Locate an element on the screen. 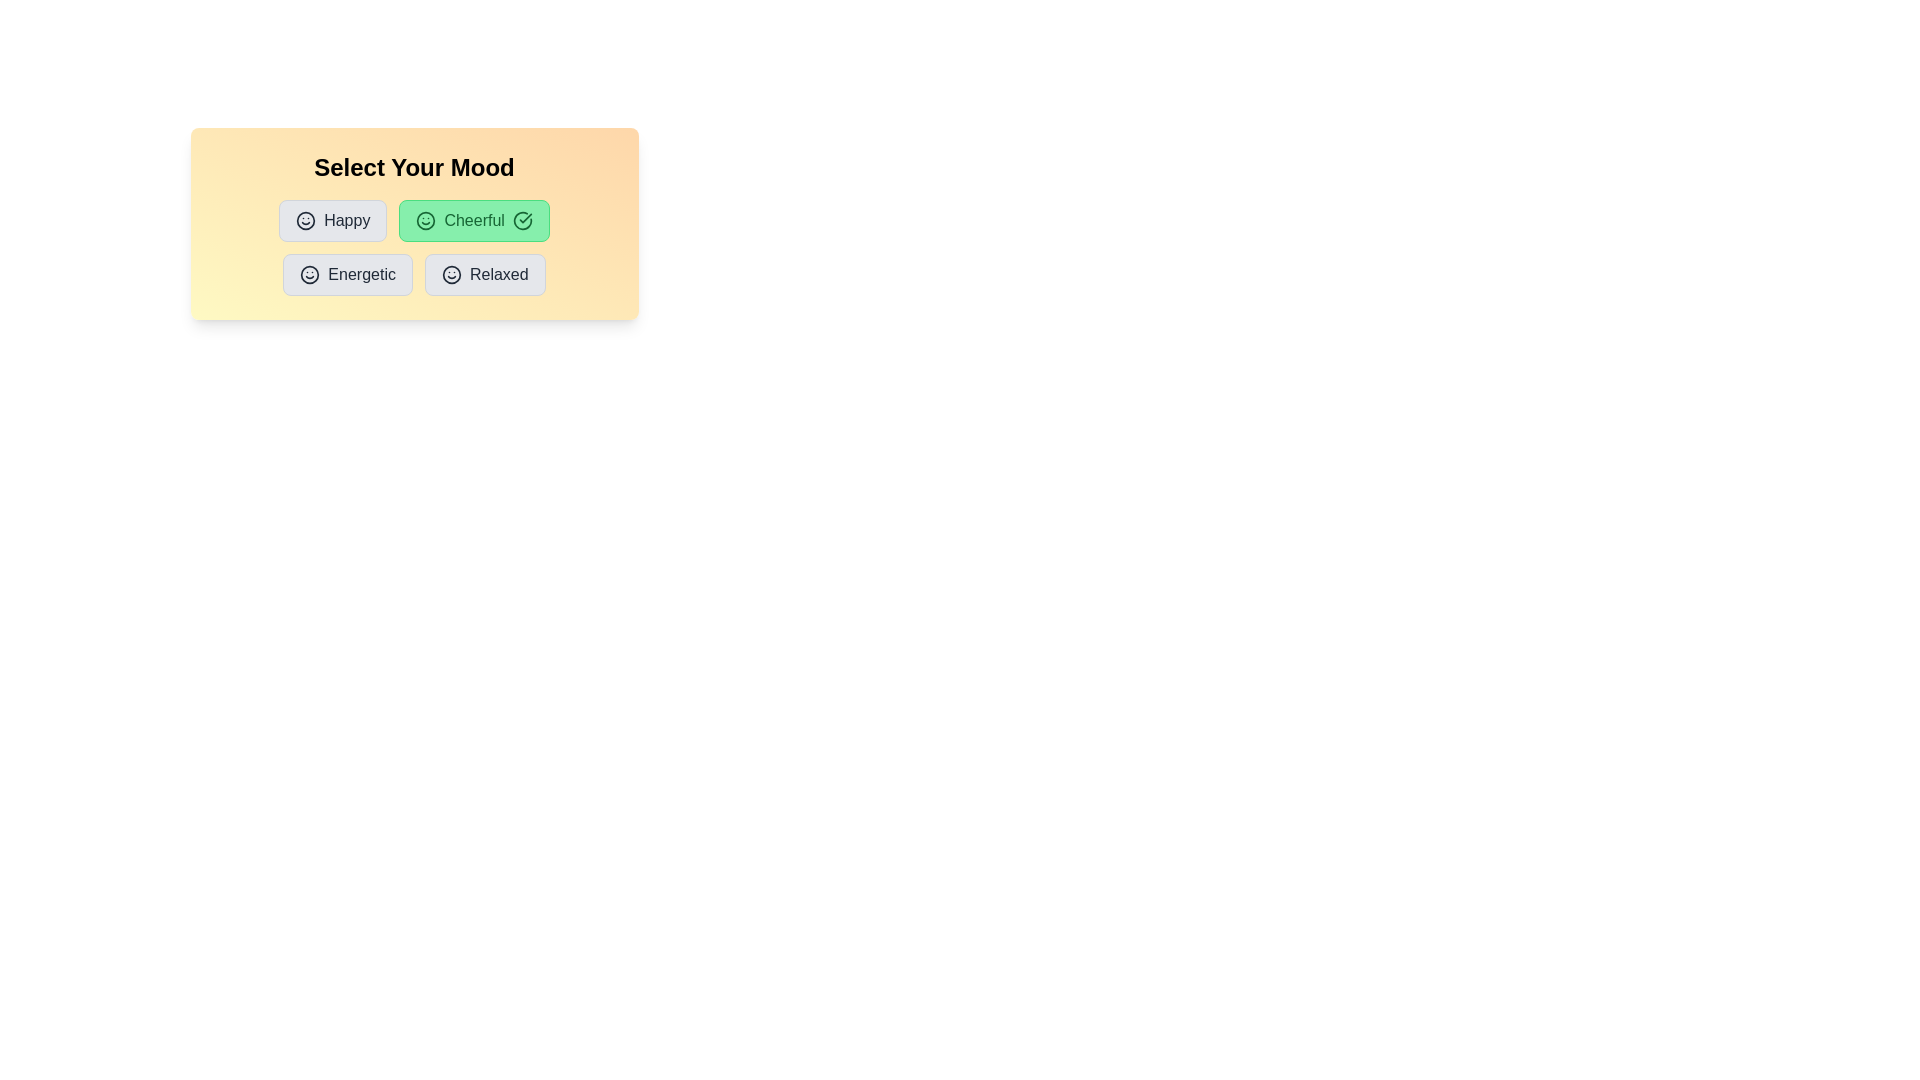 The width and height of the screenshot is (1920, 1080). the mood chip labeled Relaxed is located at coordinates (485, 274).